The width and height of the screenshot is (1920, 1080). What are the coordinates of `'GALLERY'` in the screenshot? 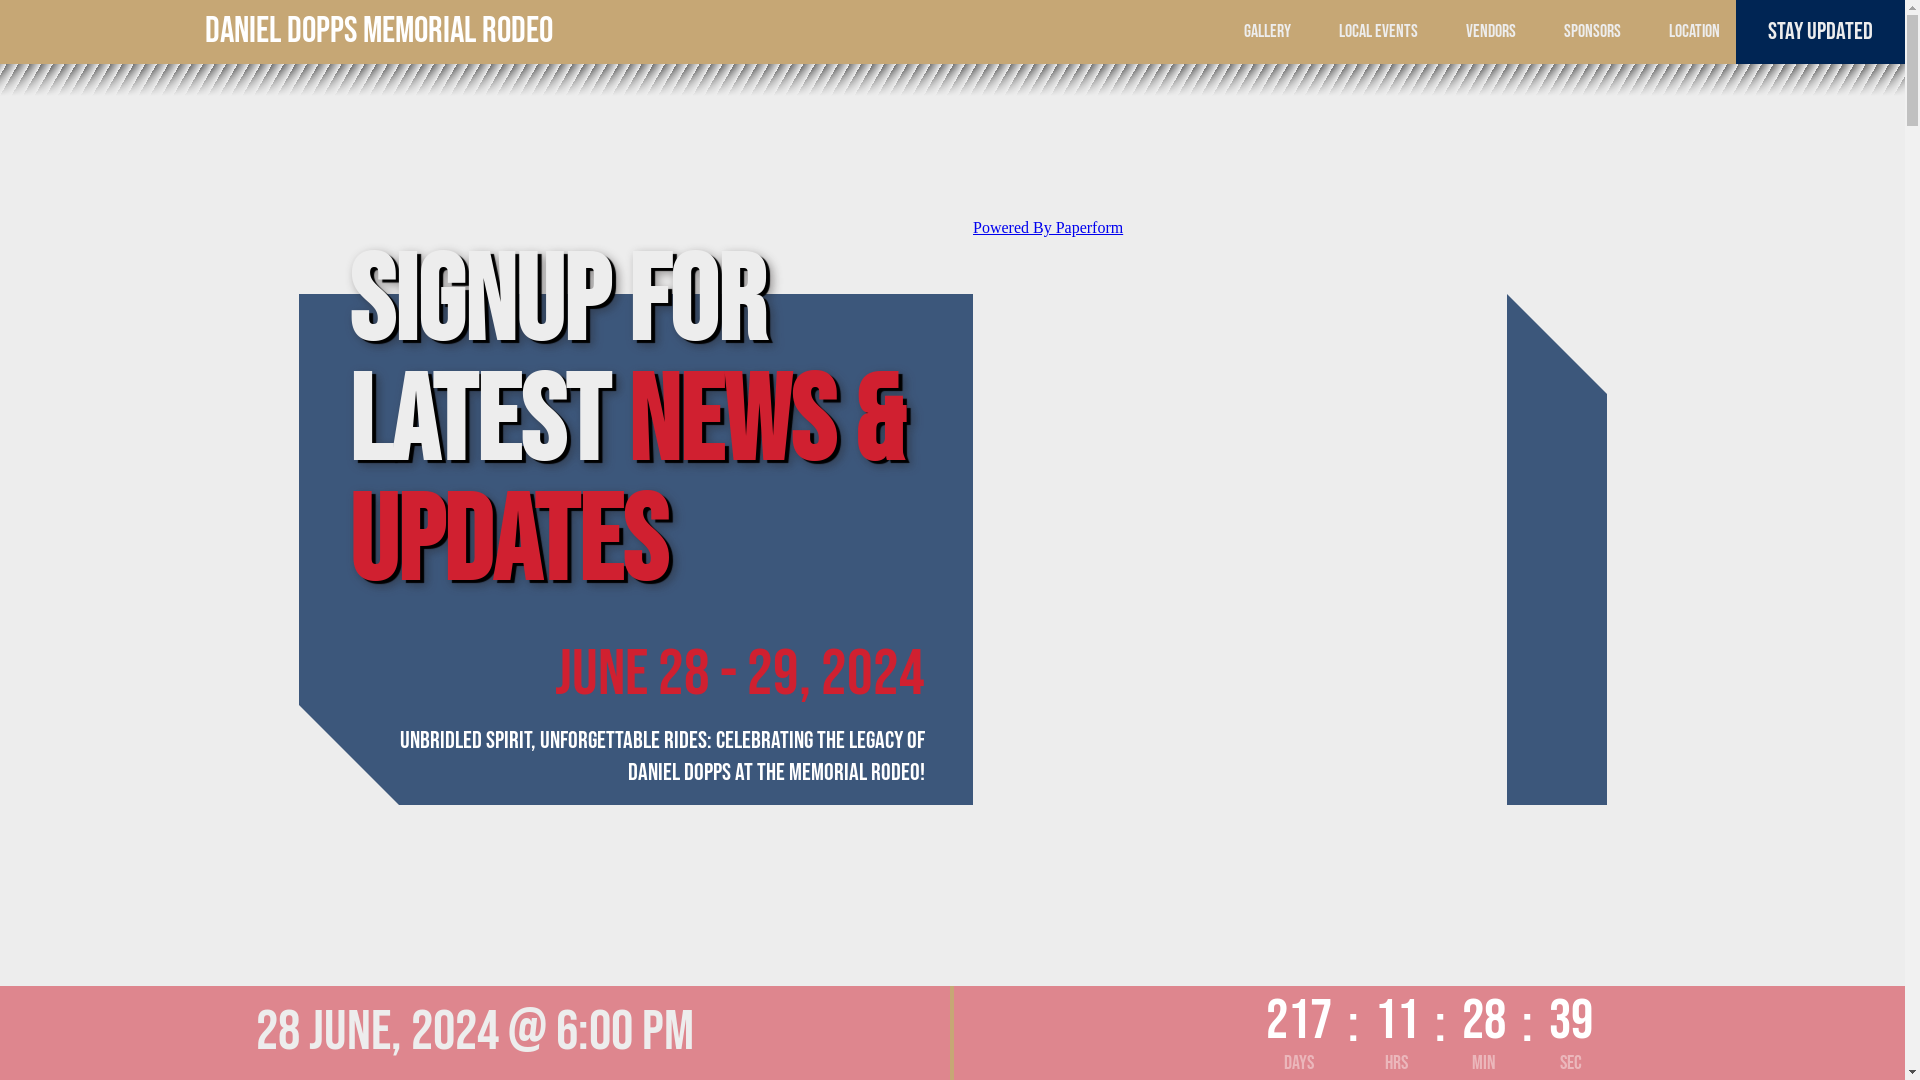 It's located at (1266, 31).